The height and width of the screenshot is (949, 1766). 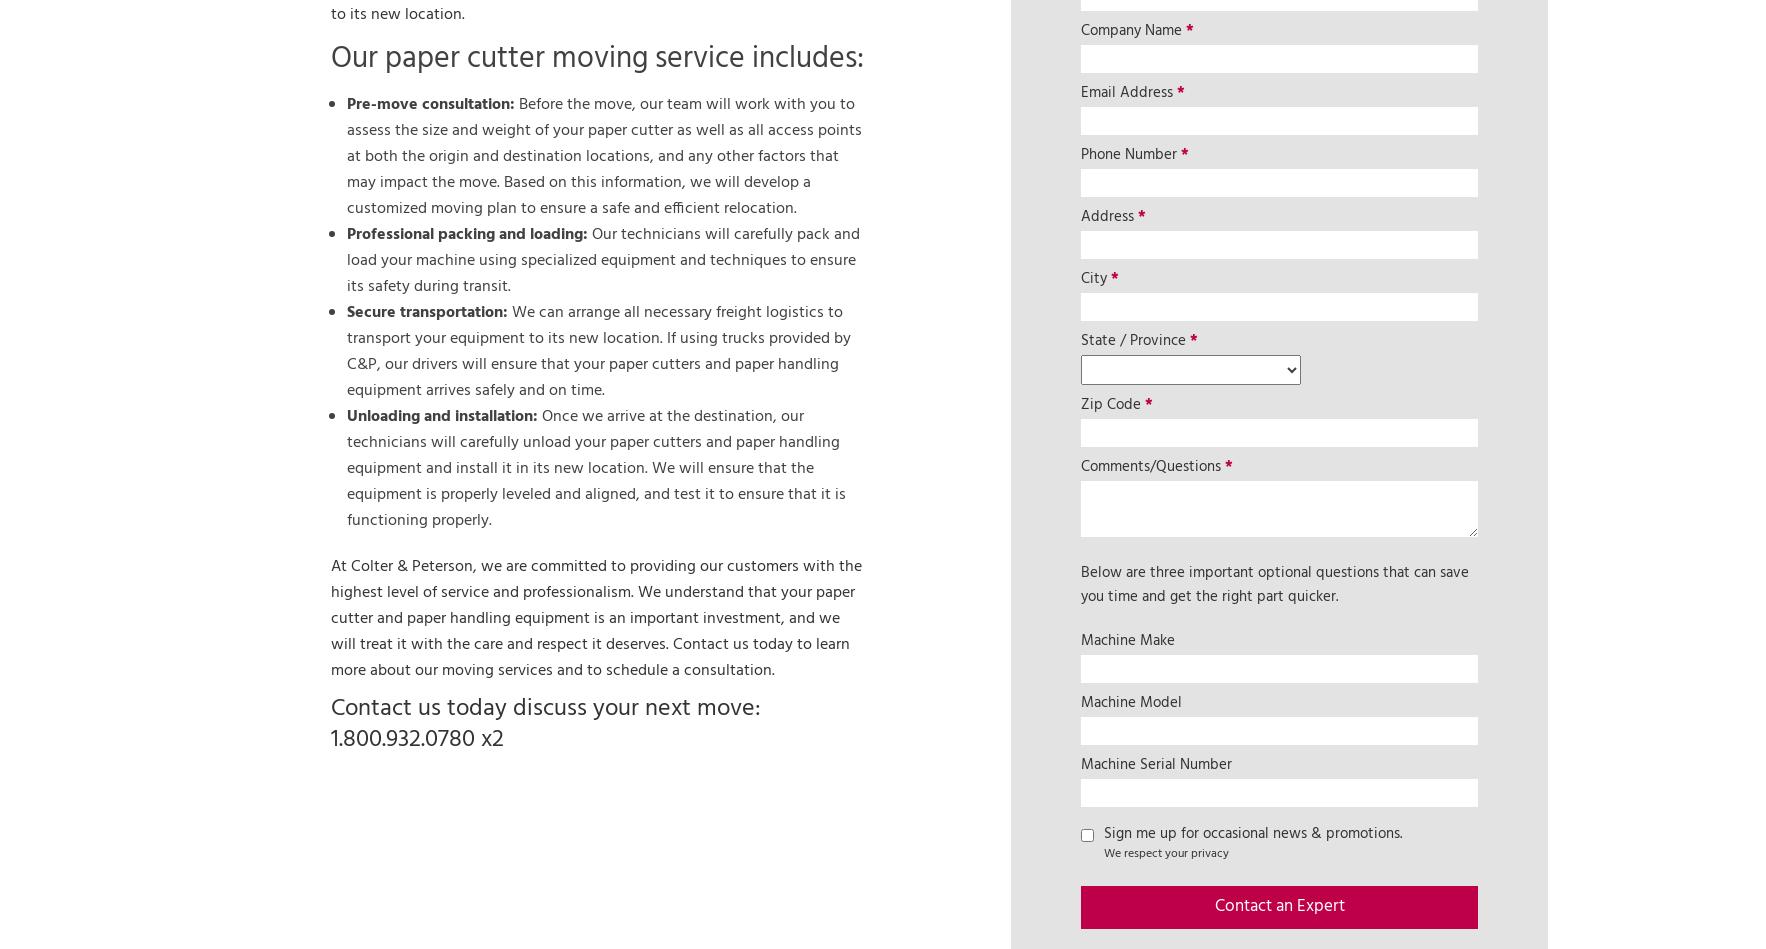 What do you see at coordinates (346, 259) in the screenshot?
I see `'Our technicians will carefully pack and load your machine using specialized equipment and techniques to ensure its safety during transit.'` at bounding box center [346, 259].